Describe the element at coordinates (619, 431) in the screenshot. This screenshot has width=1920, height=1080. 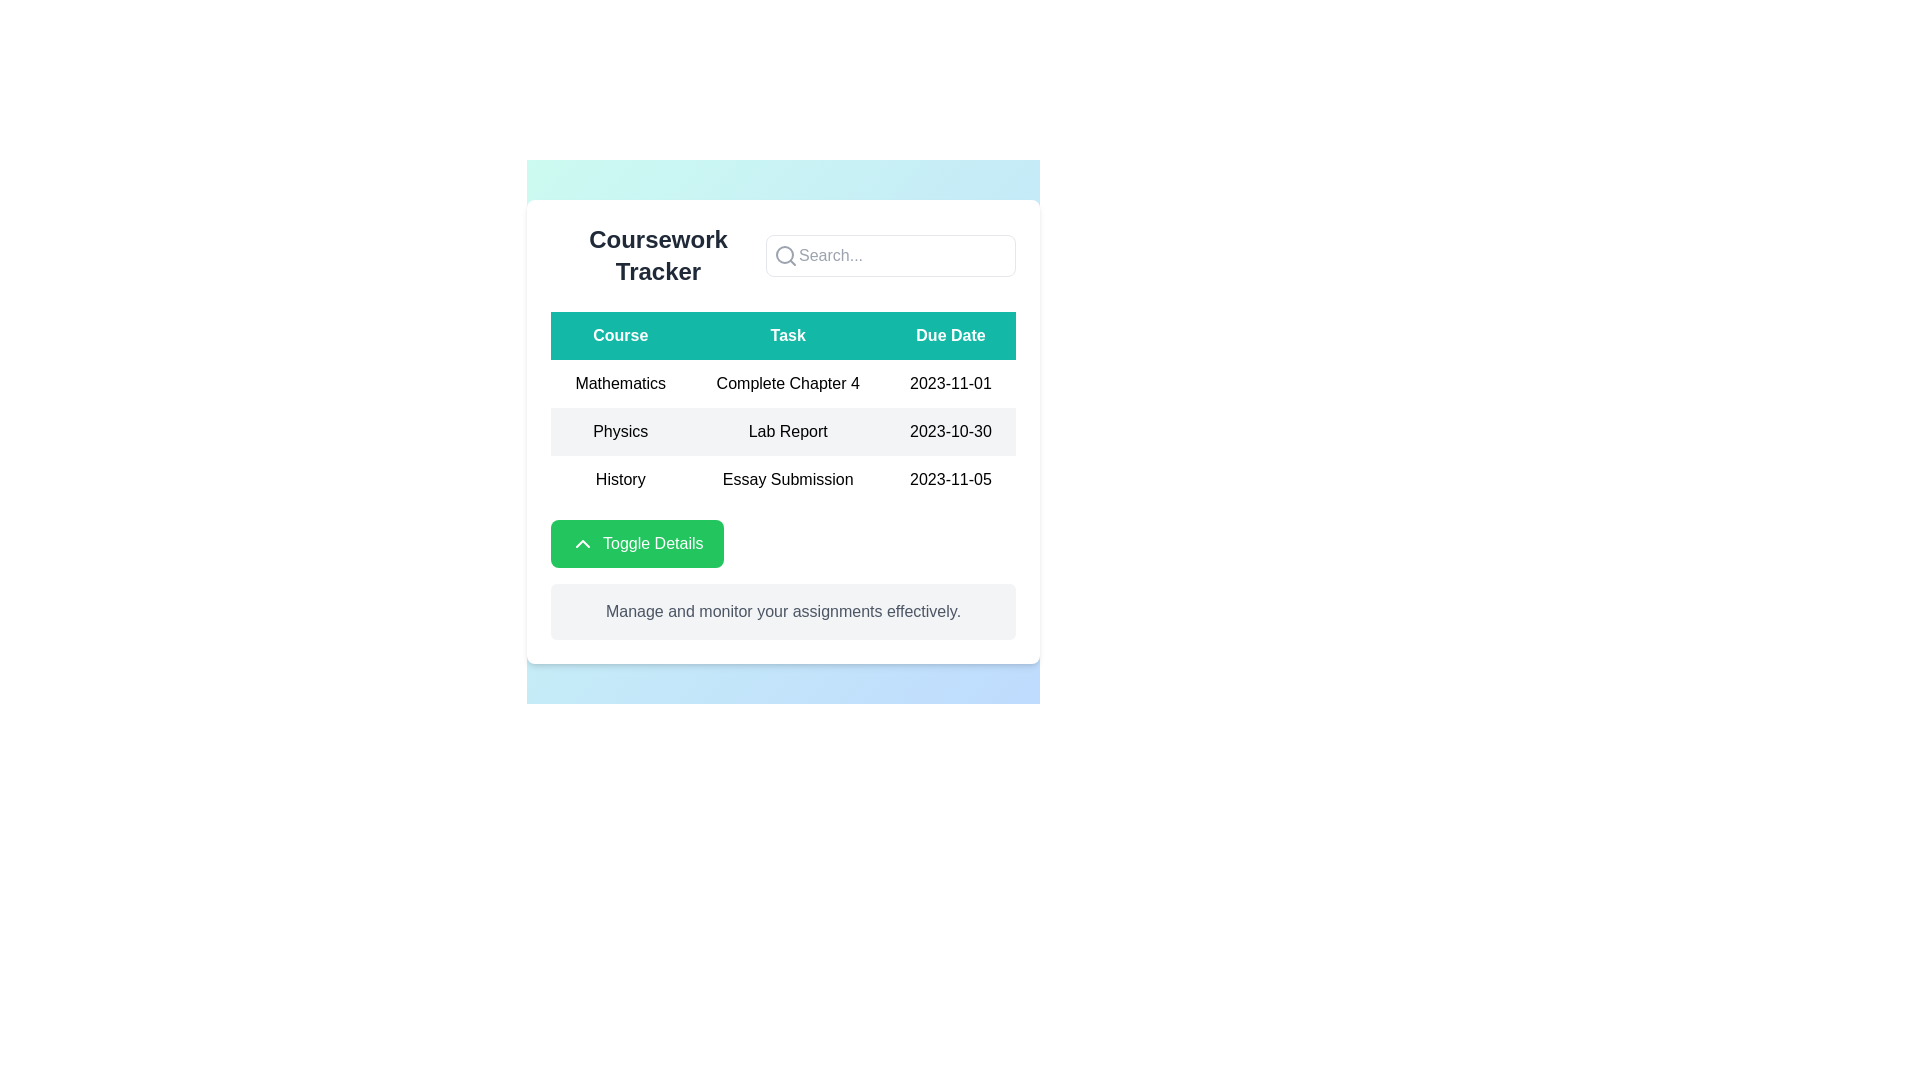
I see `the static text label 'Physics' in the coursework tracker interface` at that location.